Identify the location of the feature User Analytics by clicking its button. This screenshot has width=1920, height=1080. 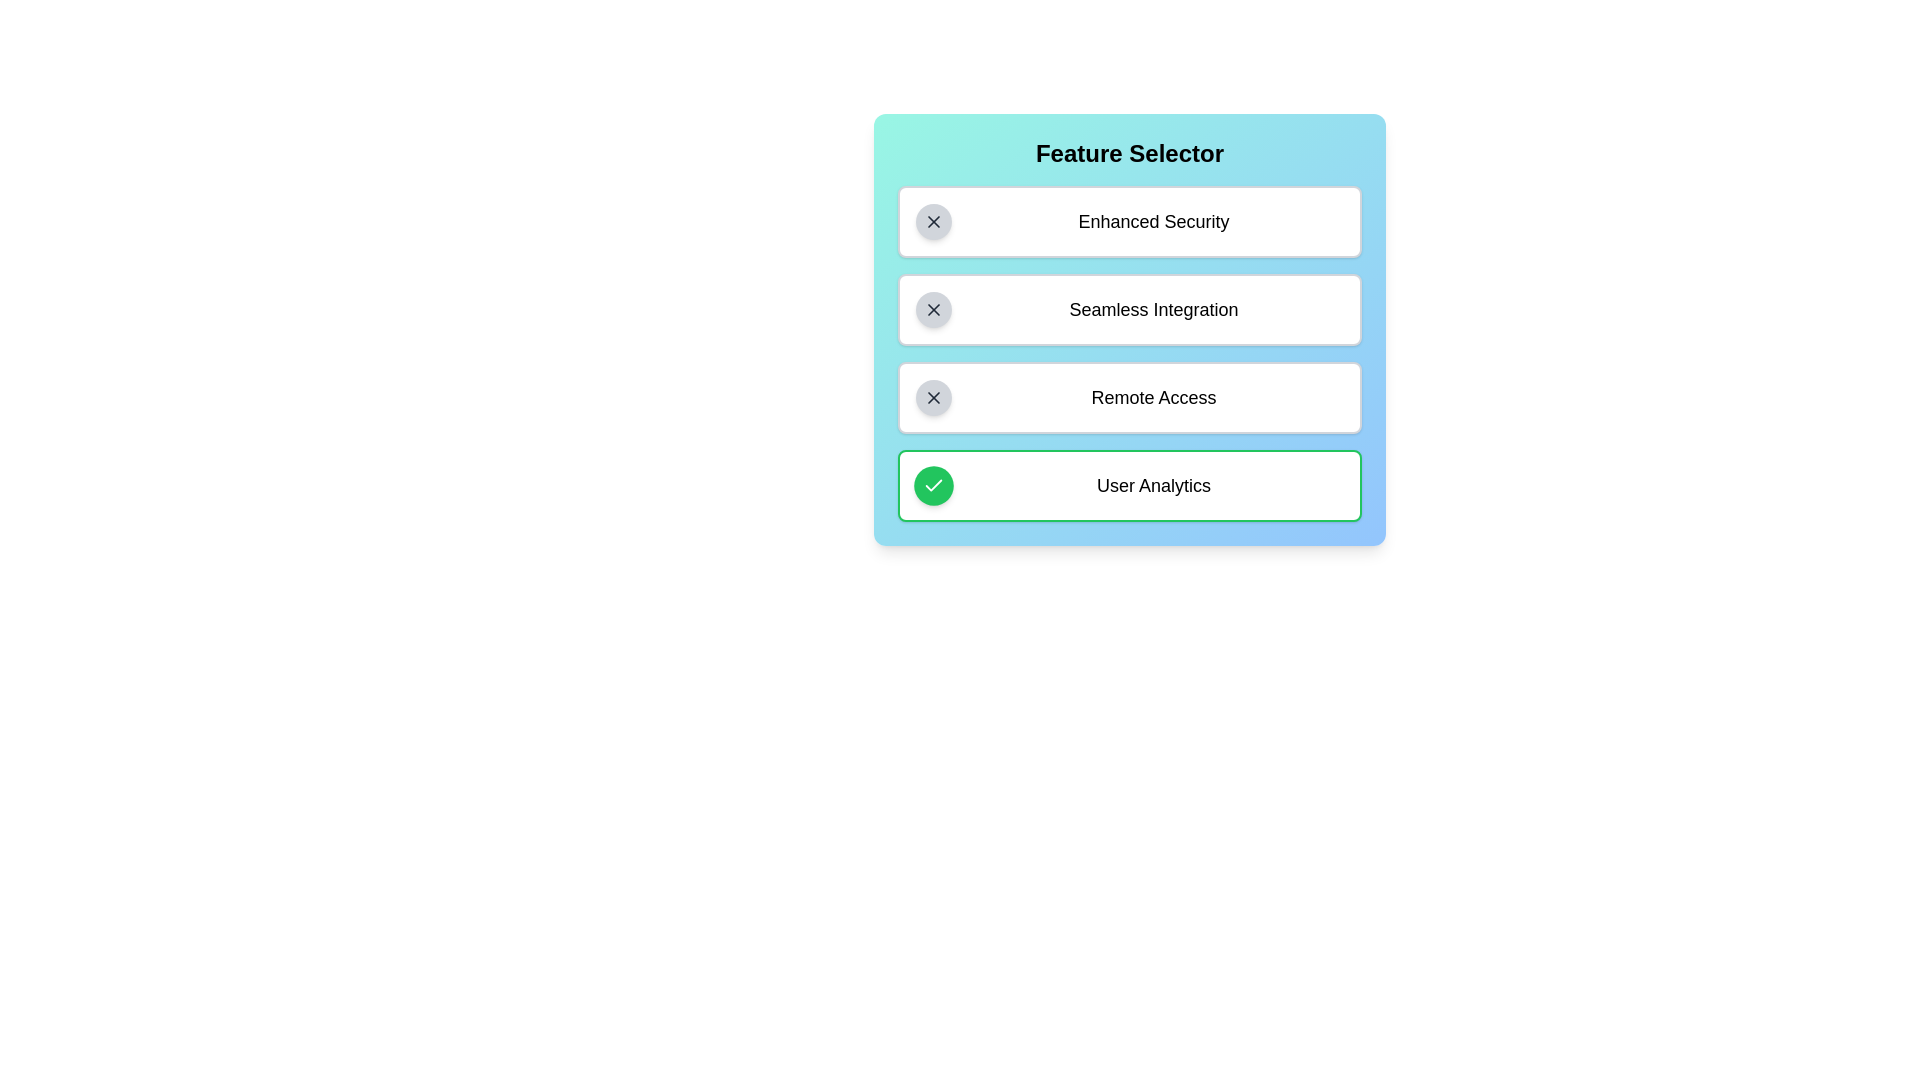
(933, 486).